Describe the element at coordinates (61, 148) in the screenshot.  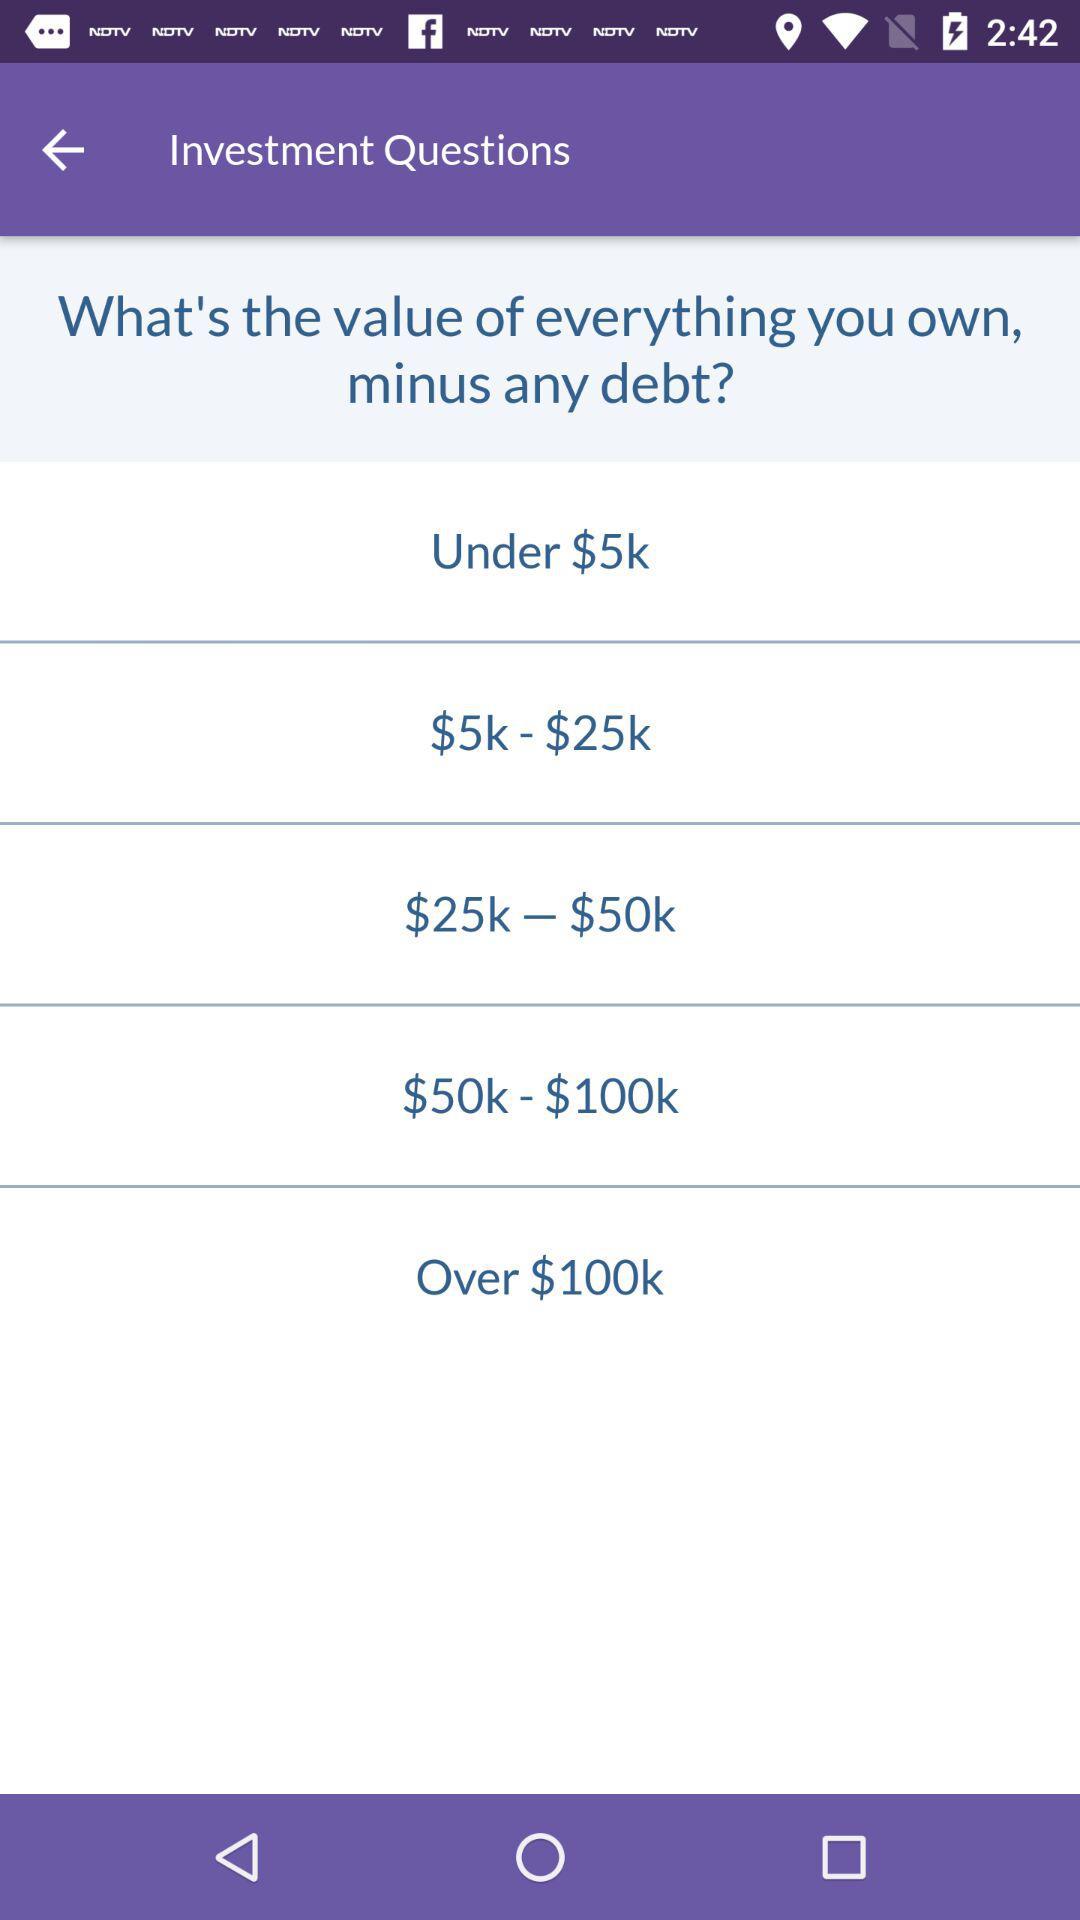
I see `the item at the top left corner` at that location.